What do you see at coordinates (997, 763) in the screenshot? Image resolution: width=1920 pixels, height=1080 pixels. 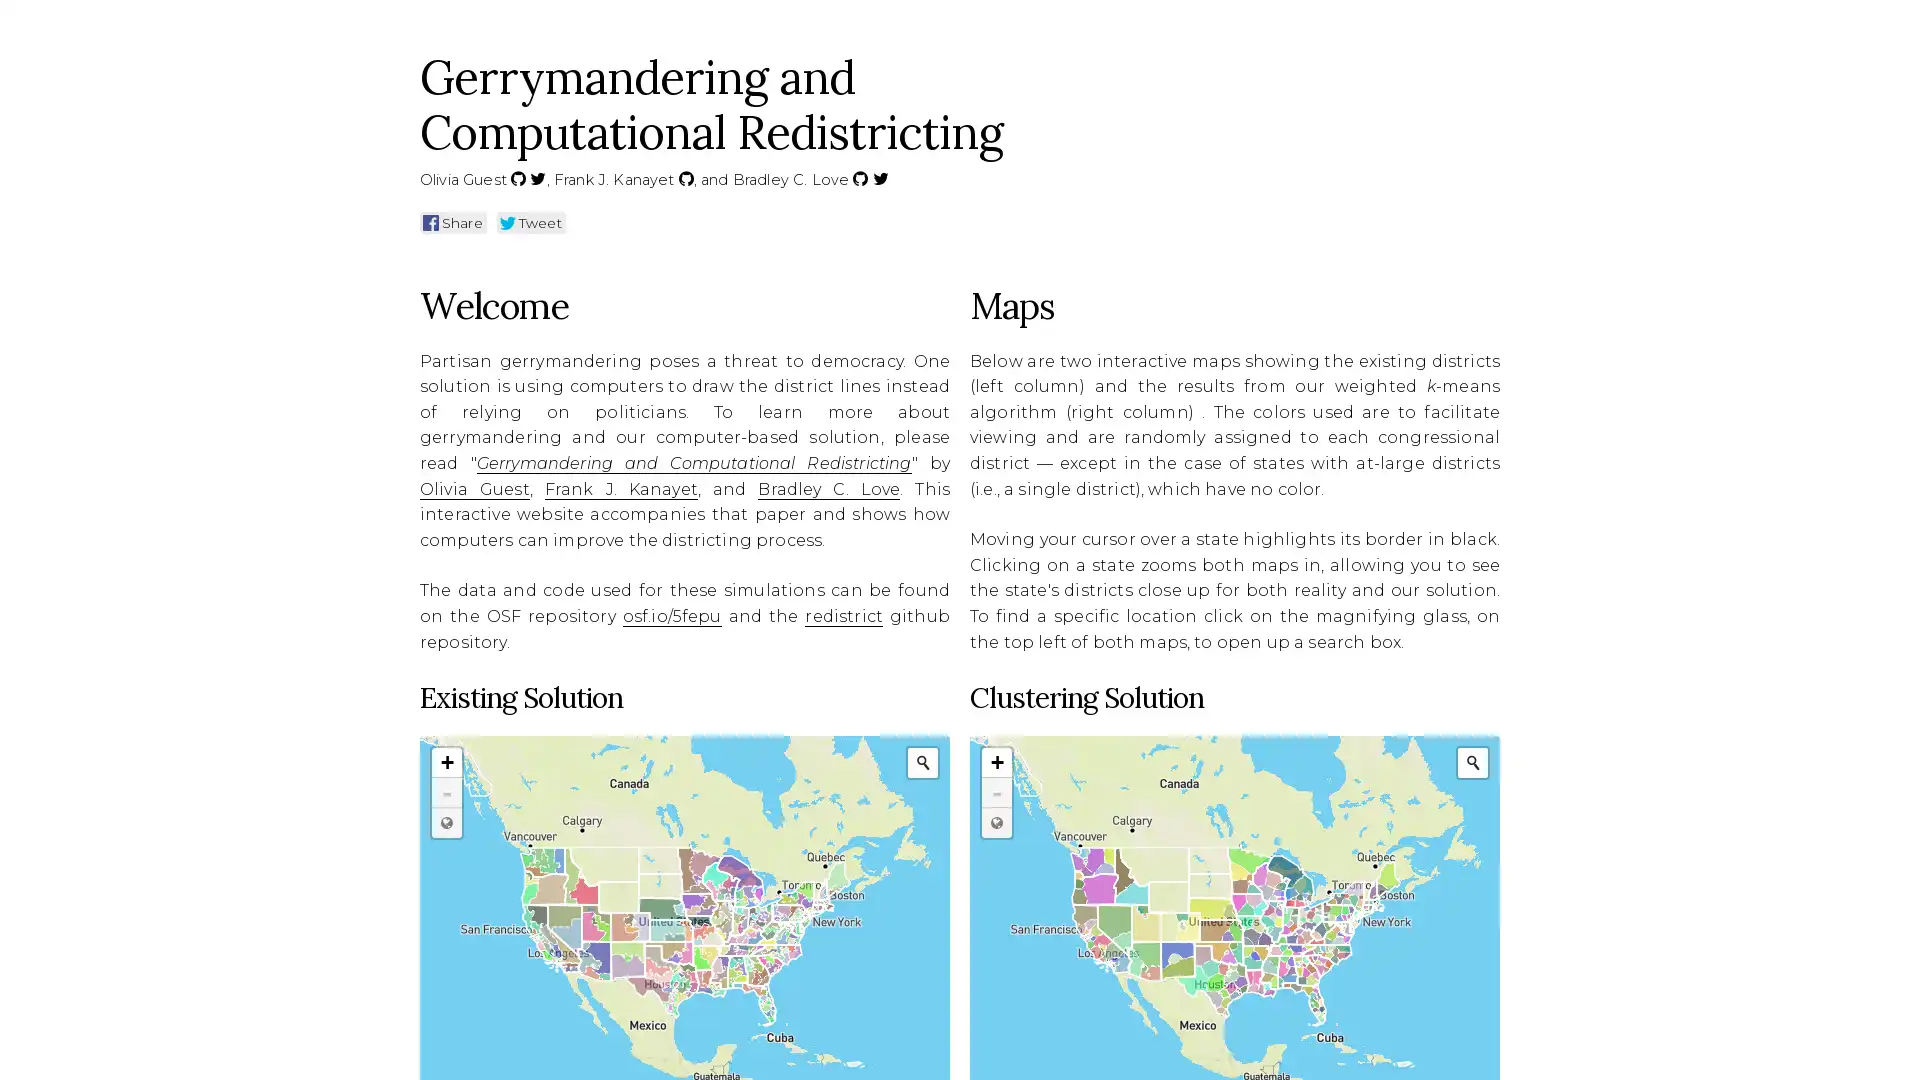 I see `Zoom in` at bounding box center [997, 763].